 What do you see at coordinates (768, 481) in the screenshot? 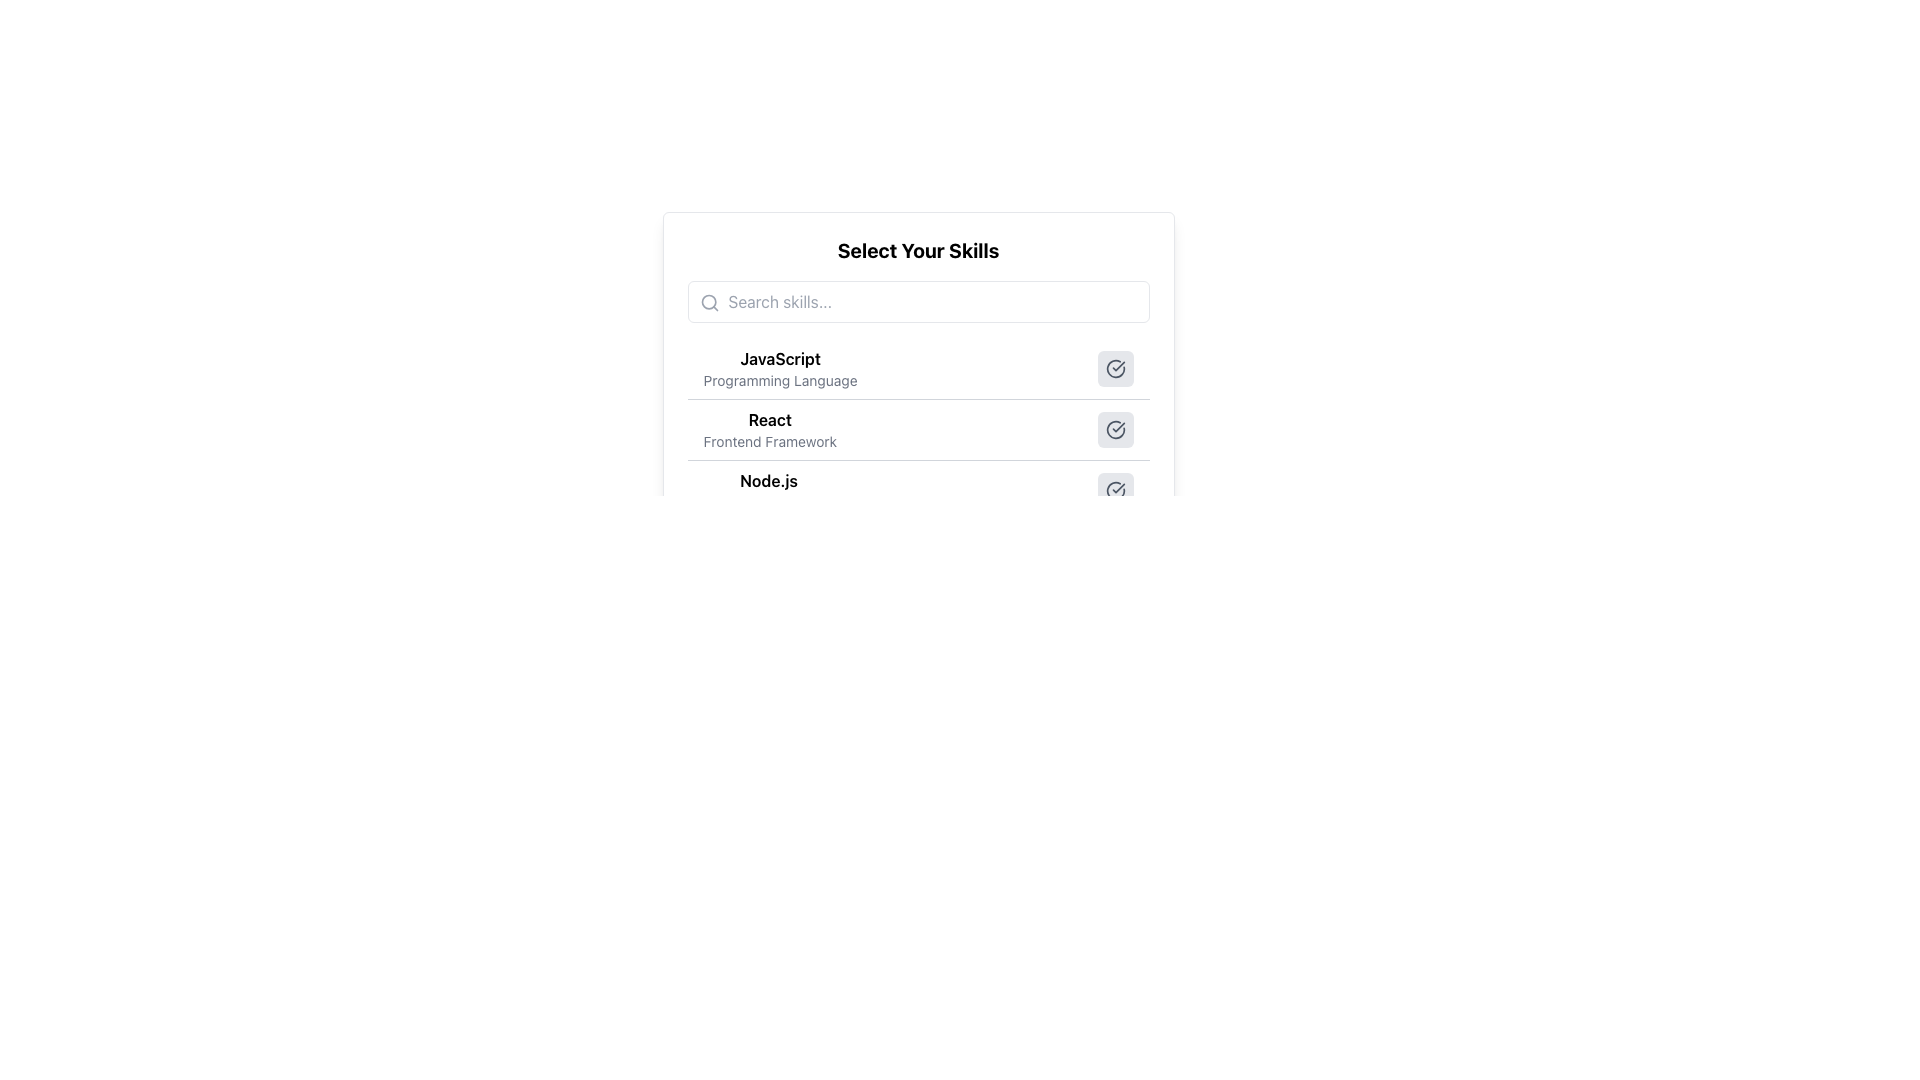
I see `the 'Node.js' skill label in the vertically arranged list` at bounding box center [768, 481].